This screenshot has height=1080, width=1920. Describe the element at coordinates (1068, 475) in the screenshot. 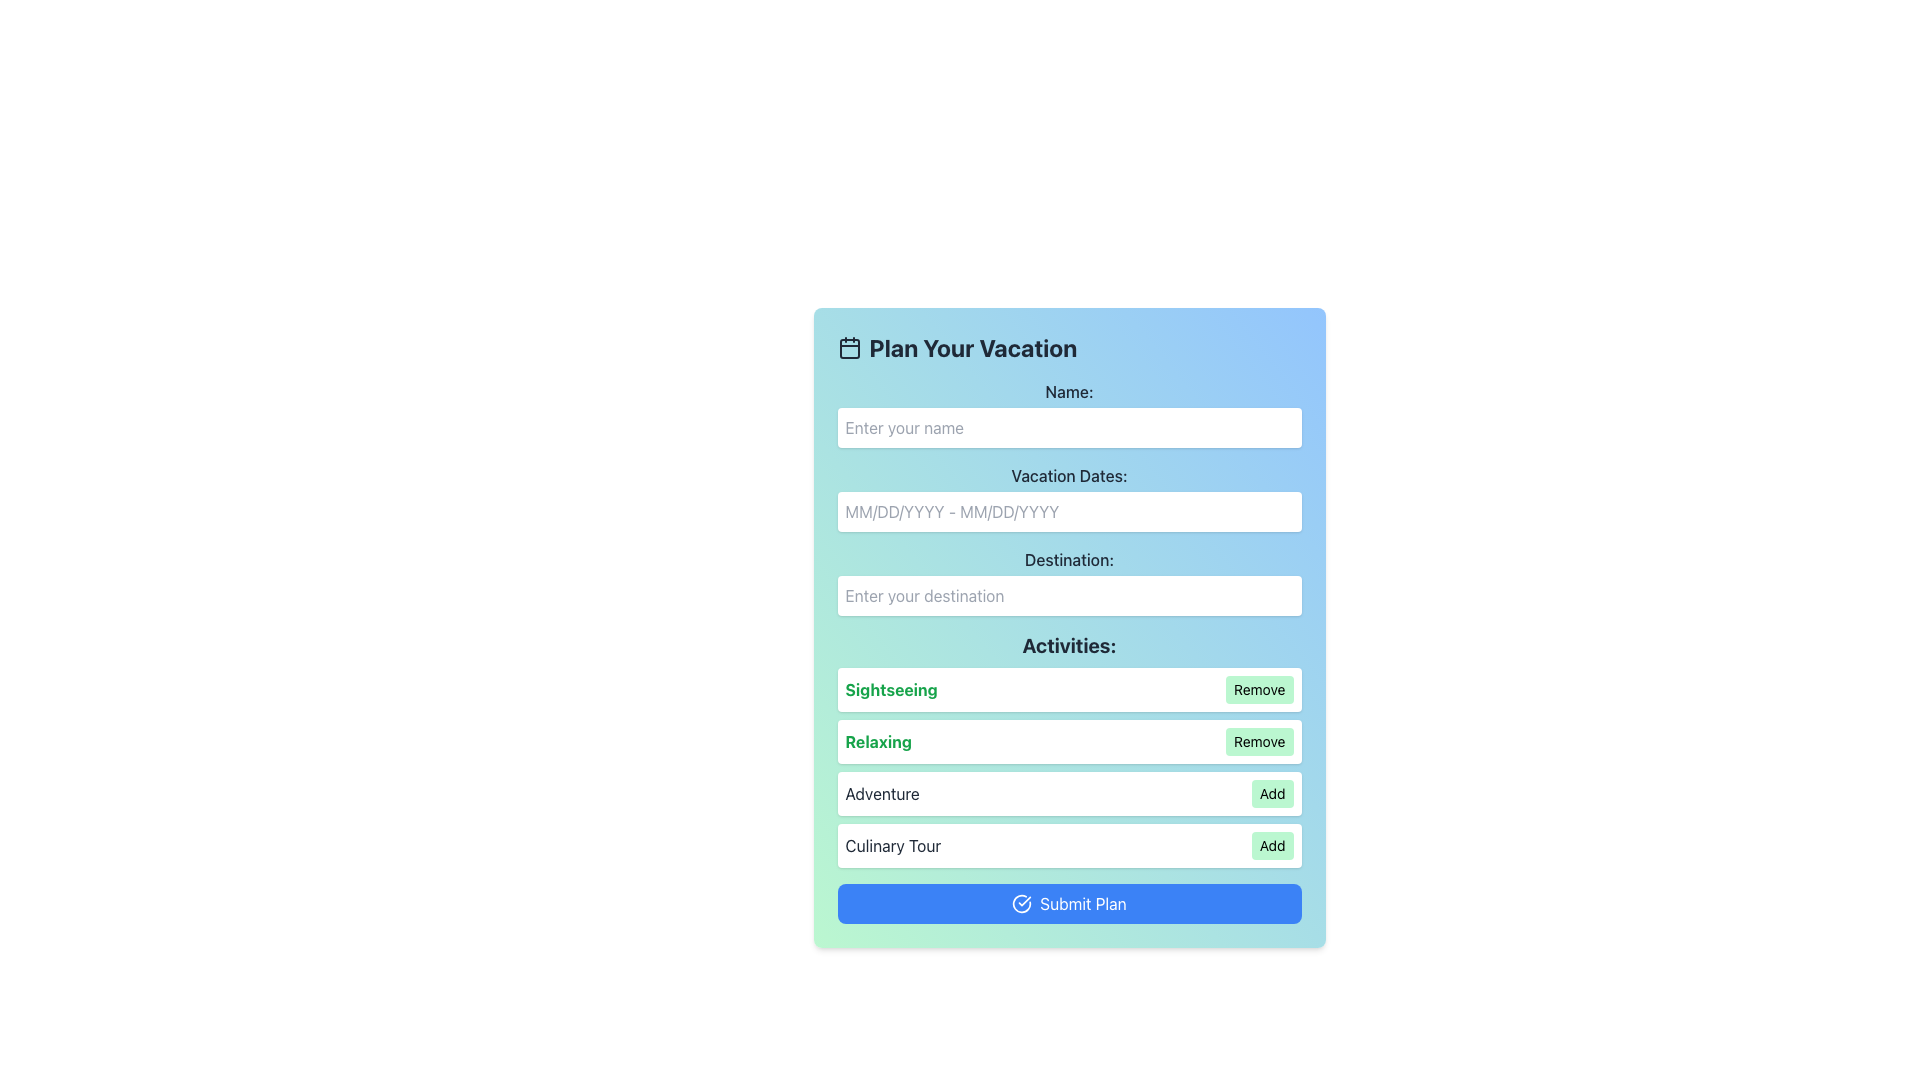

I see `the descriptive label for the date range input, which is positioned directly above the vacation dates input field in the form layout` at that location.